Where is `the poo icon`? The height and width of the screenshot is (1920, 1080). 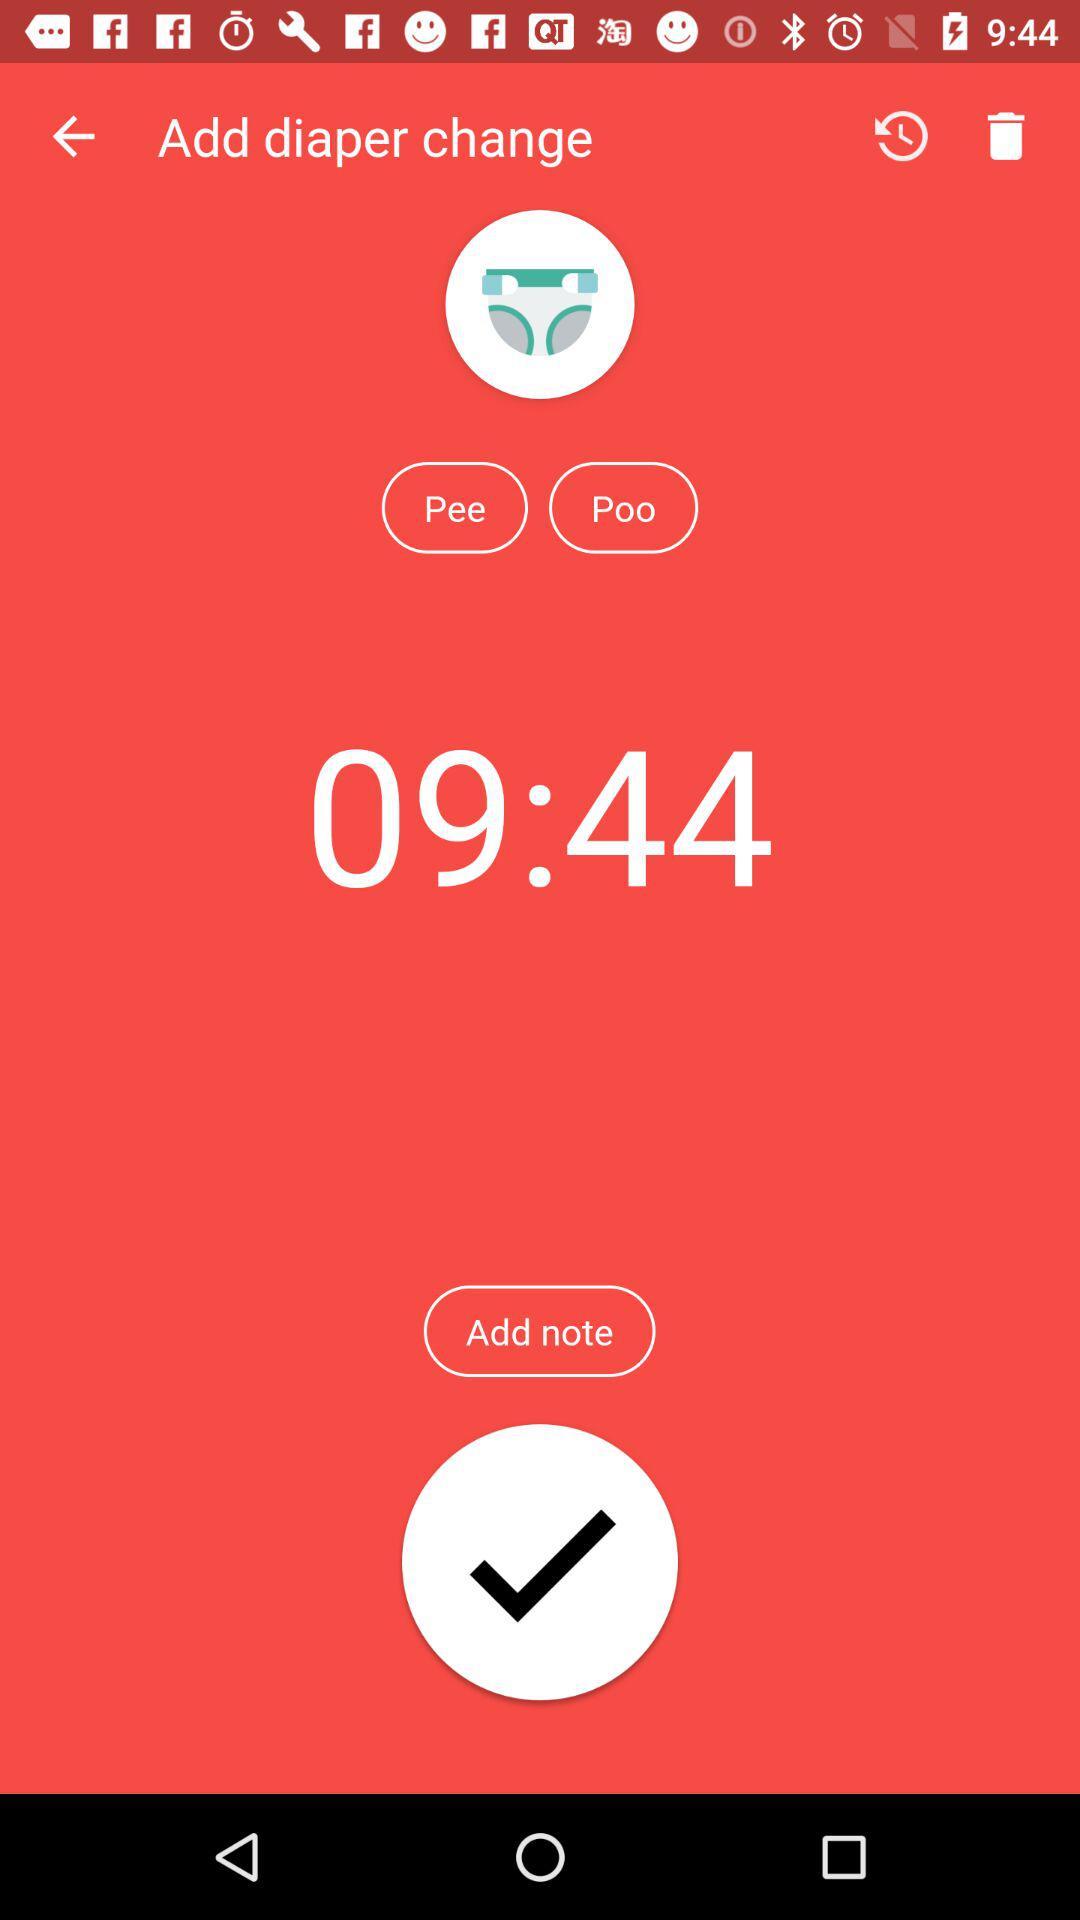 the poo icon is located at coordinates (622, 507).